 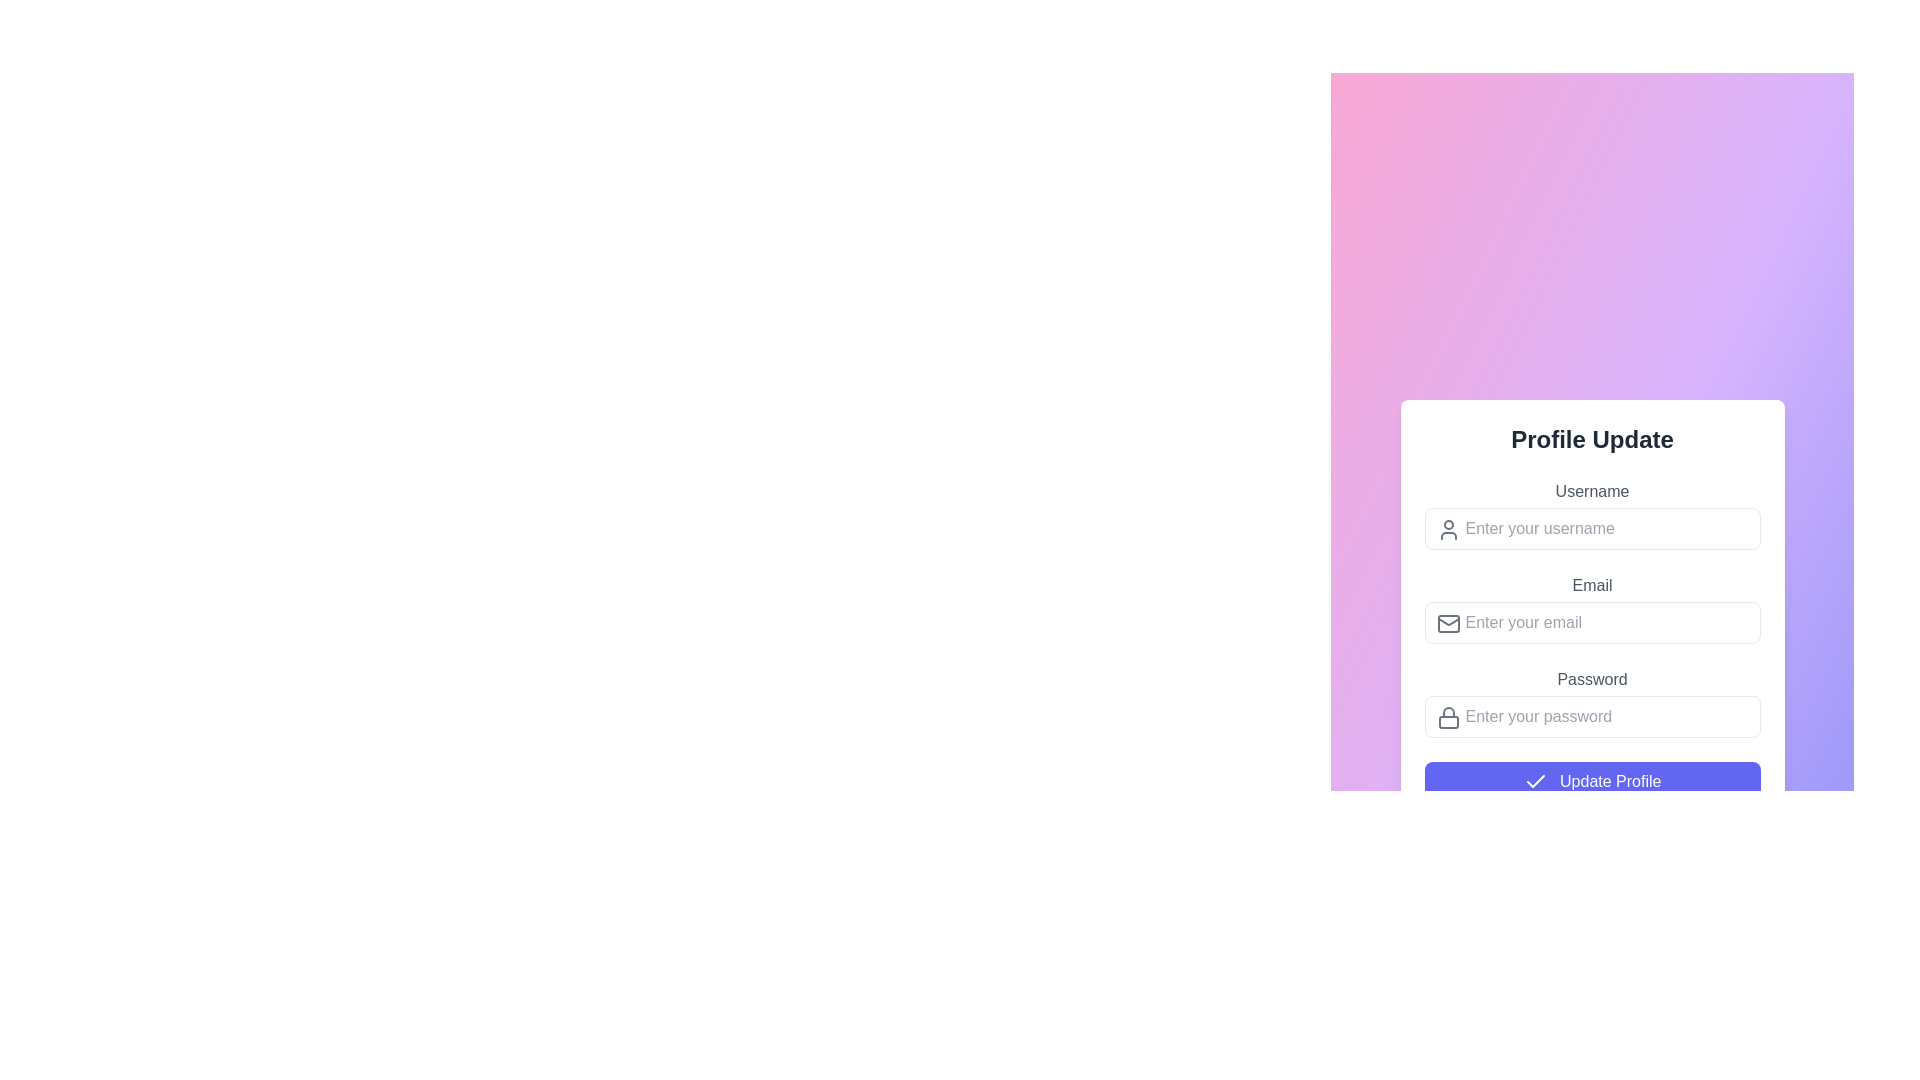 What do you see at coordinates (1448, 622) in the screenshot?
I see `the SVG mail icon component, which is the rectangular portion of the envelope icon located adjacent to the email input field, slightly above the text 'Enter your email'` at bounding box center [1448, 622].